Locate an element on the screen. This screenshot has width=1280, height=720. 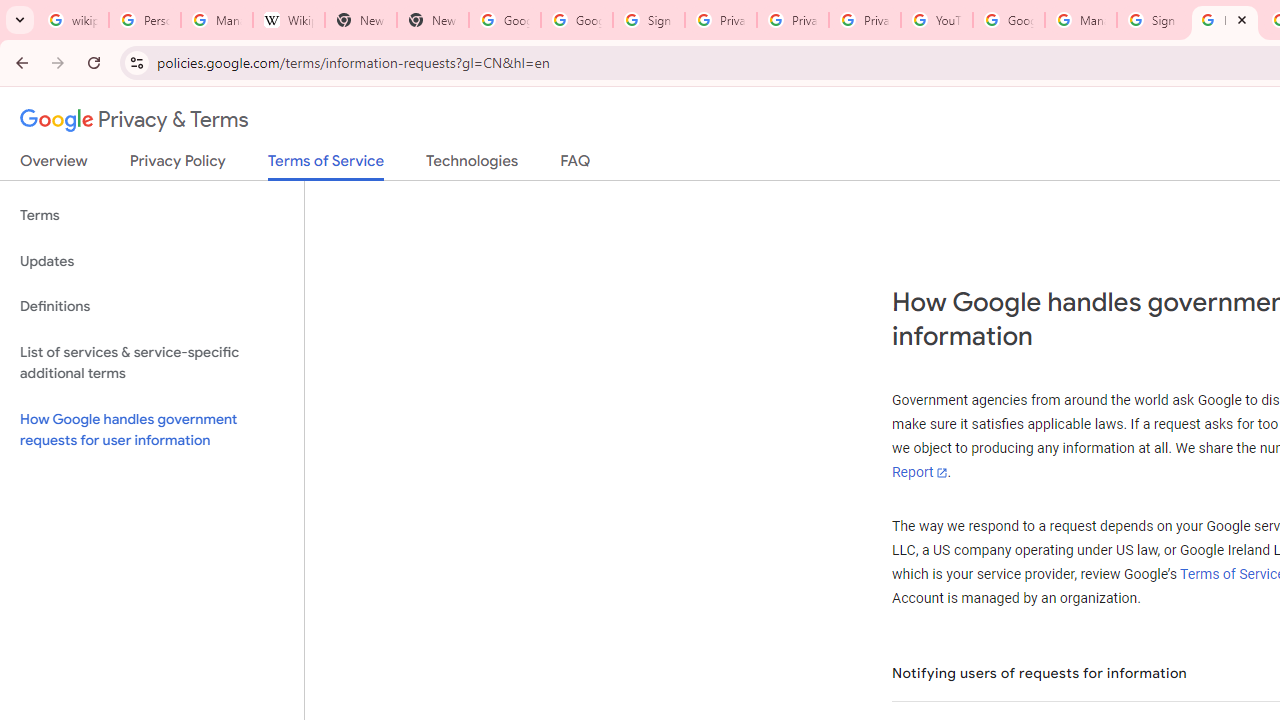
'Google Account Help' is located at coordinates (1008, 20).